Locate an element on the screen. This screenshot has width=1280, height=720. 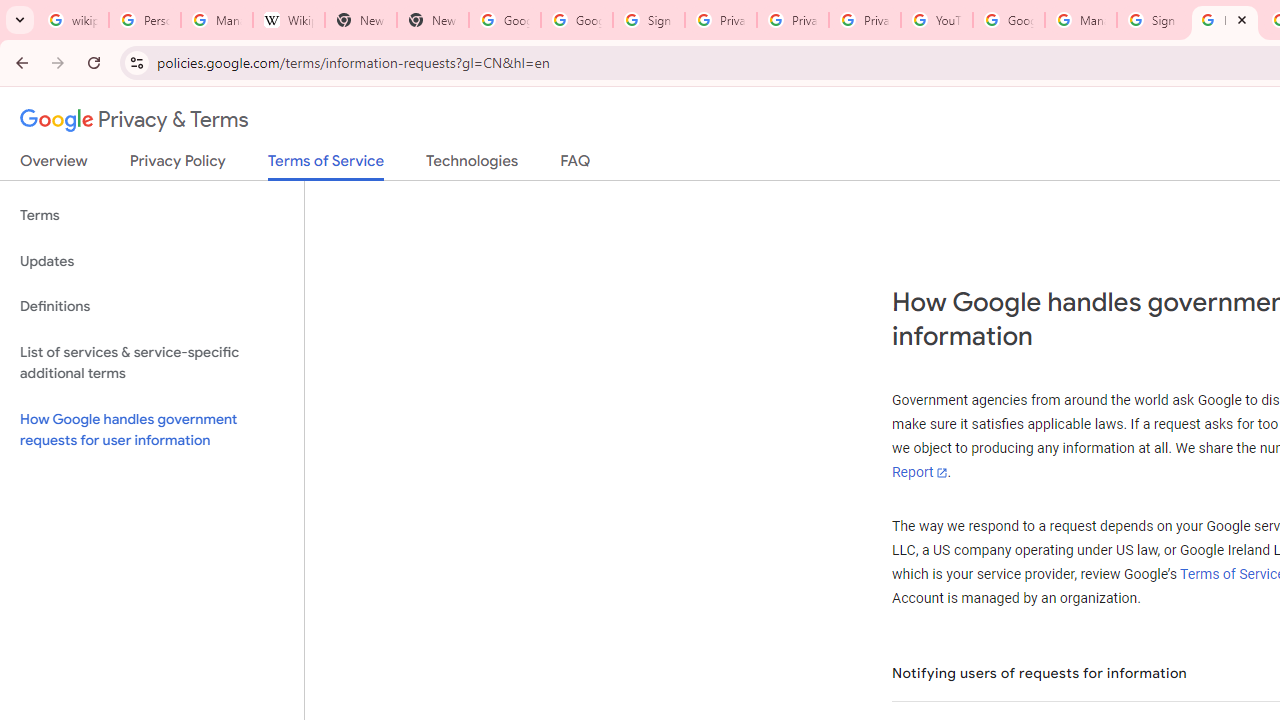
'Google Account Help' is located at coordinates (1008, 20).